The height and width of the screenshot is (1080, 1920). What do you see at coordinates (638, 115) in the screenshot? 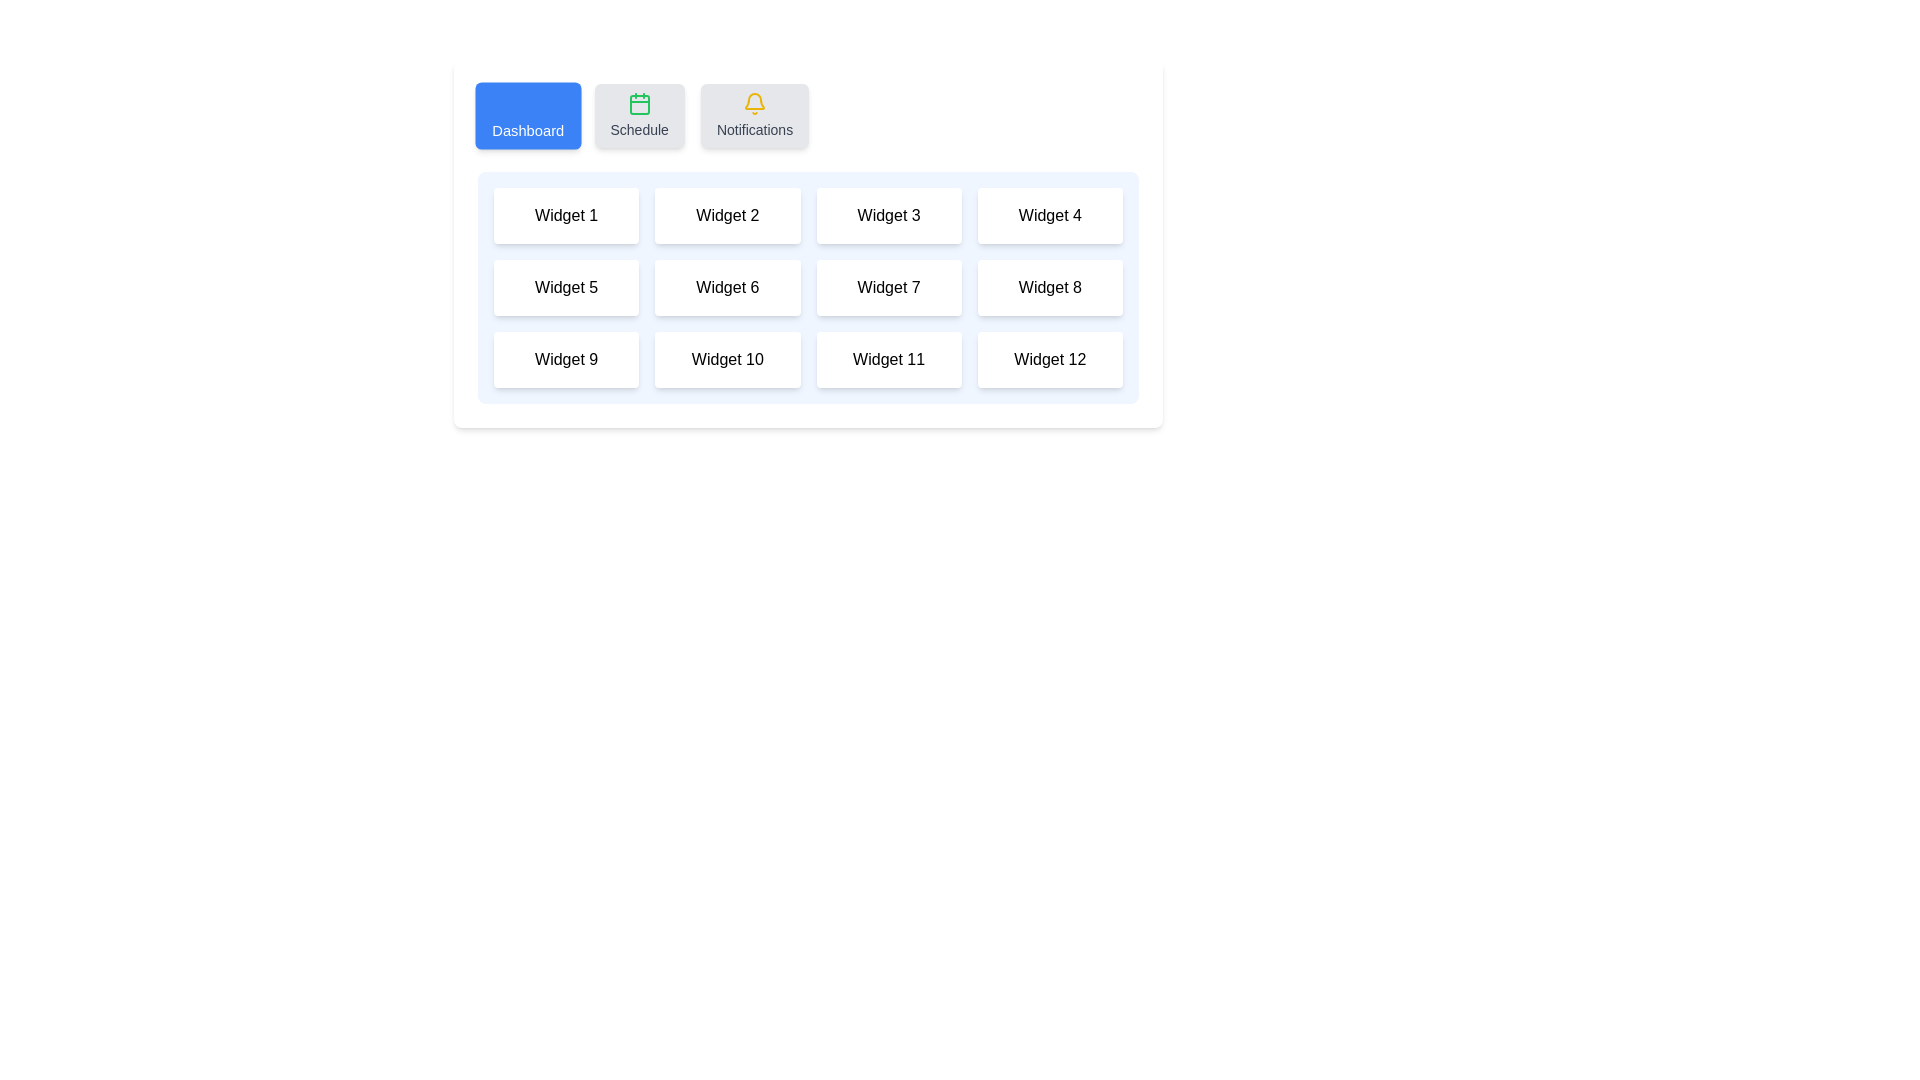
I see `the tab labeled Schedule to preview its appearance` at bounding box center [638, 115].